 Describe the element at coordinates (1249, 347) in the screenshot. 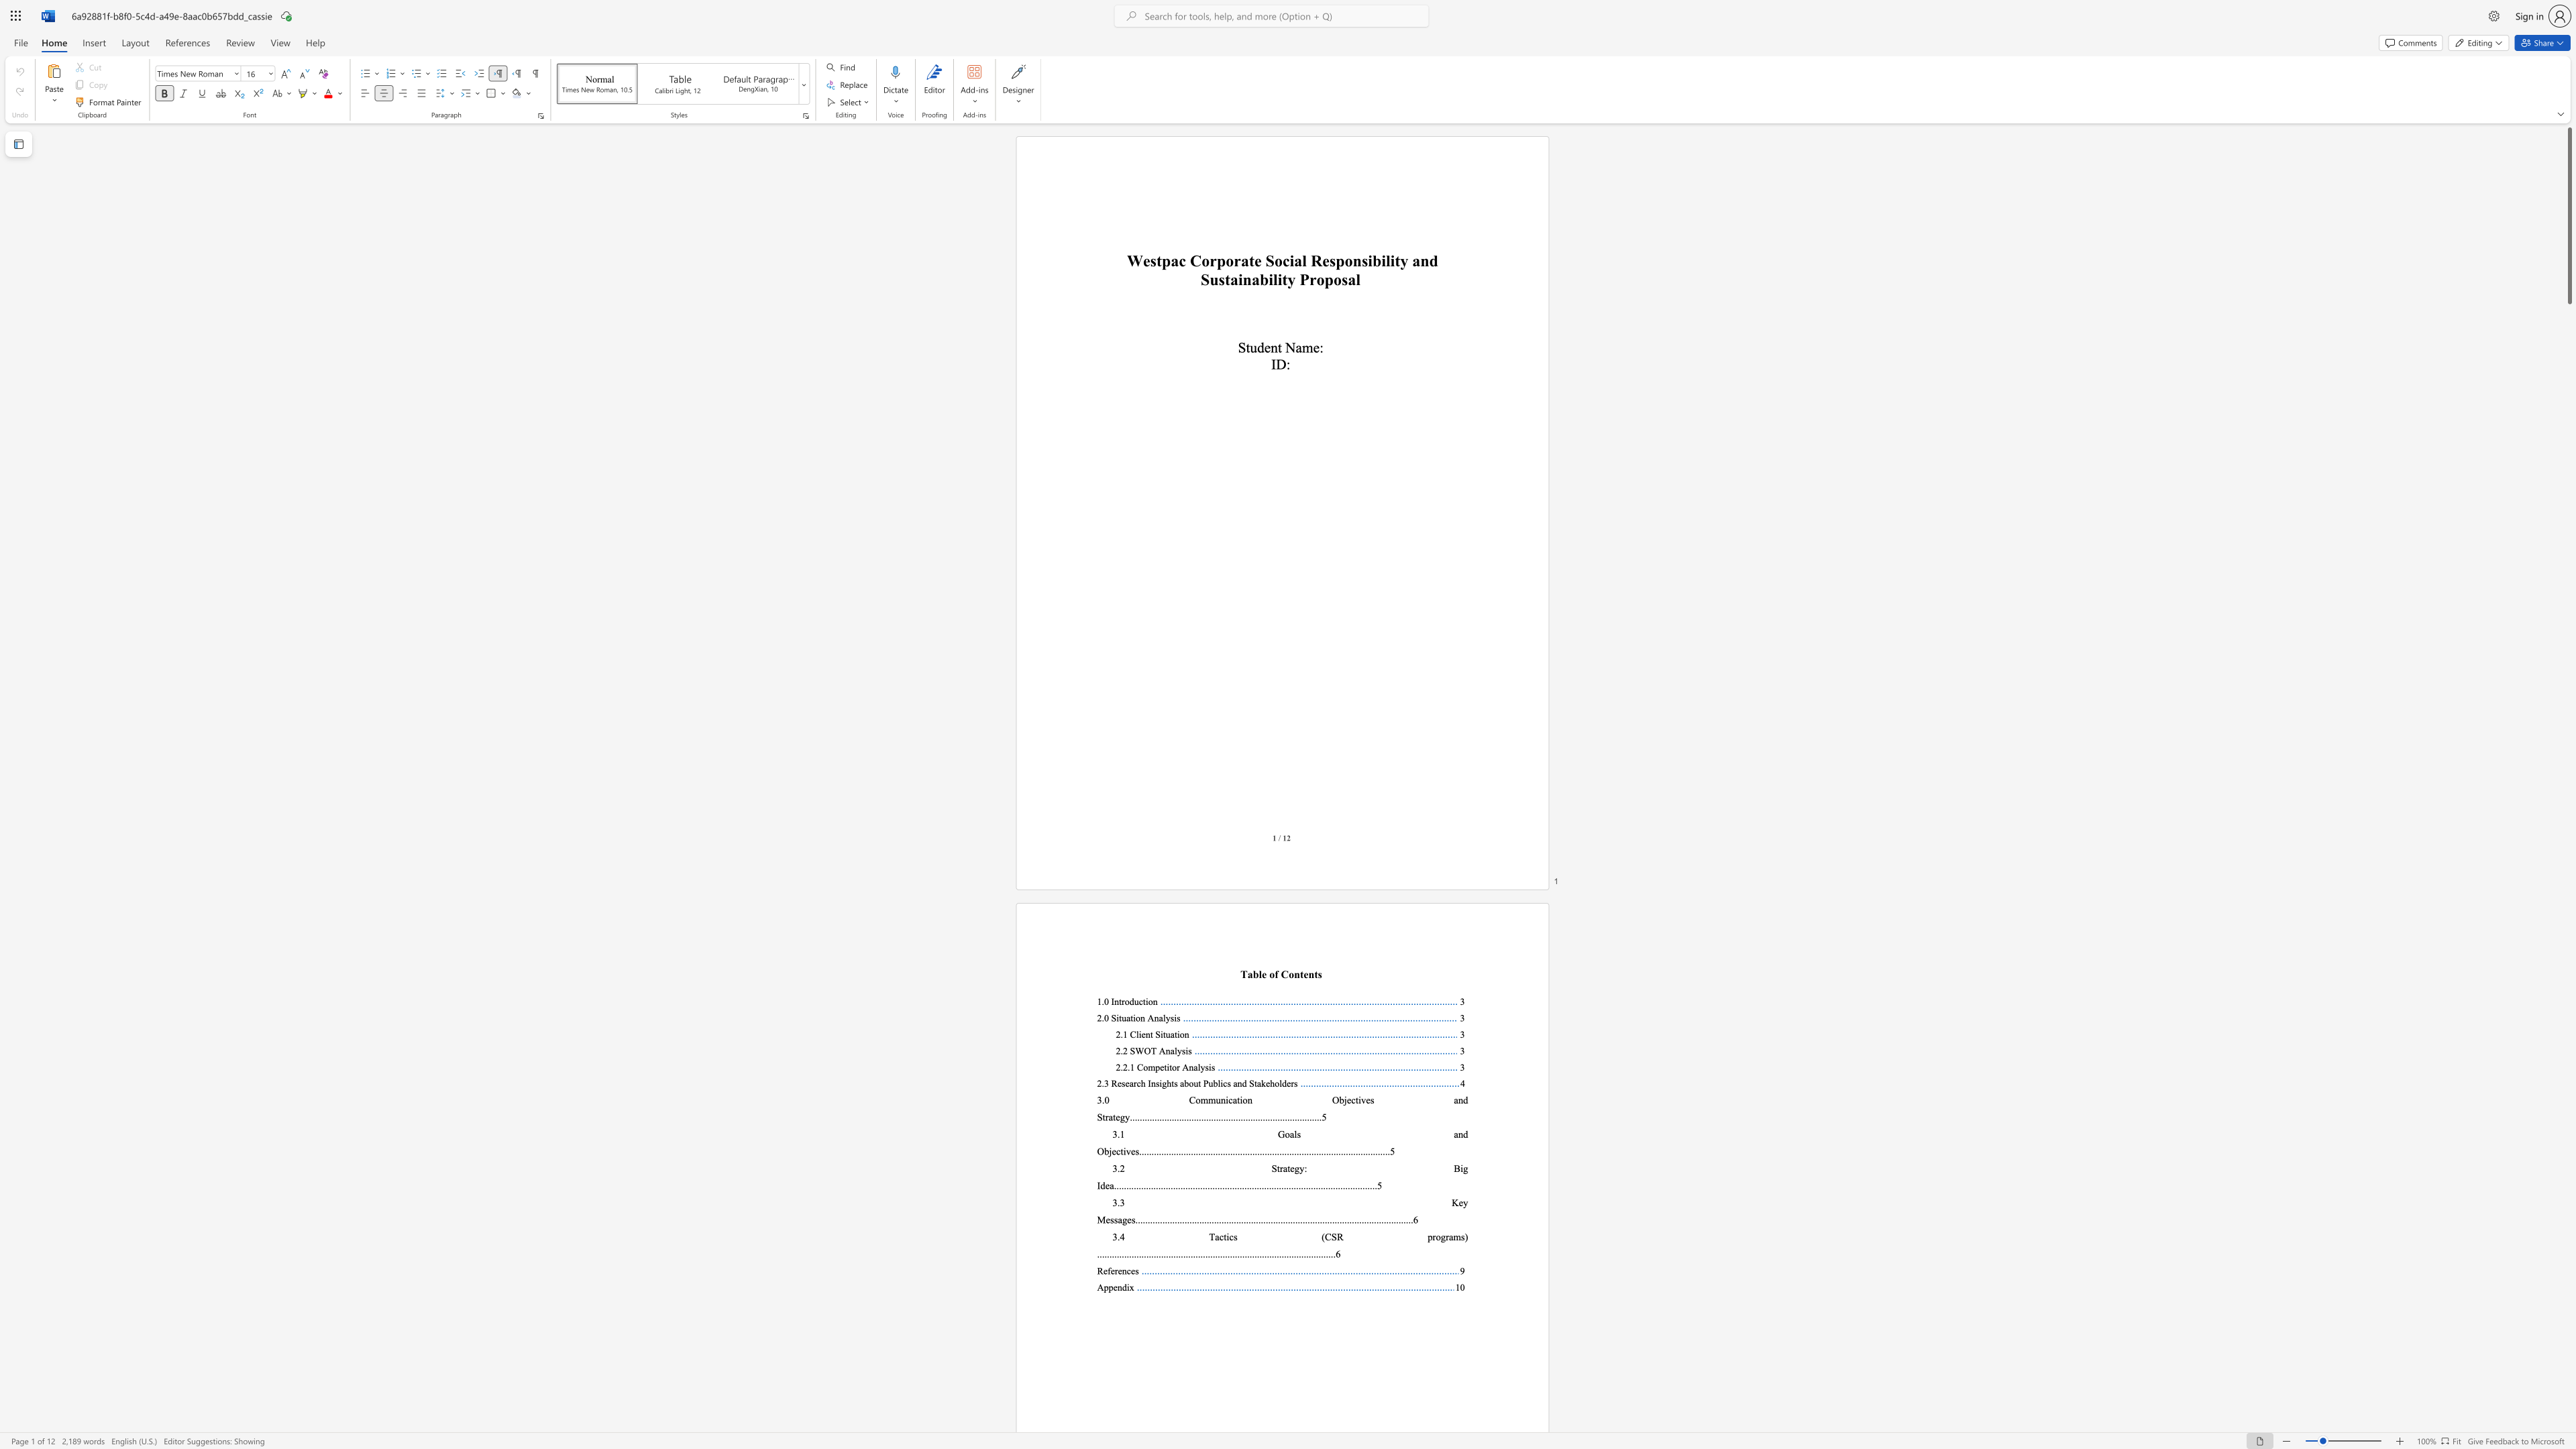

I see `the subset text "udent Name" within the text "tudent Name:"` at that location.